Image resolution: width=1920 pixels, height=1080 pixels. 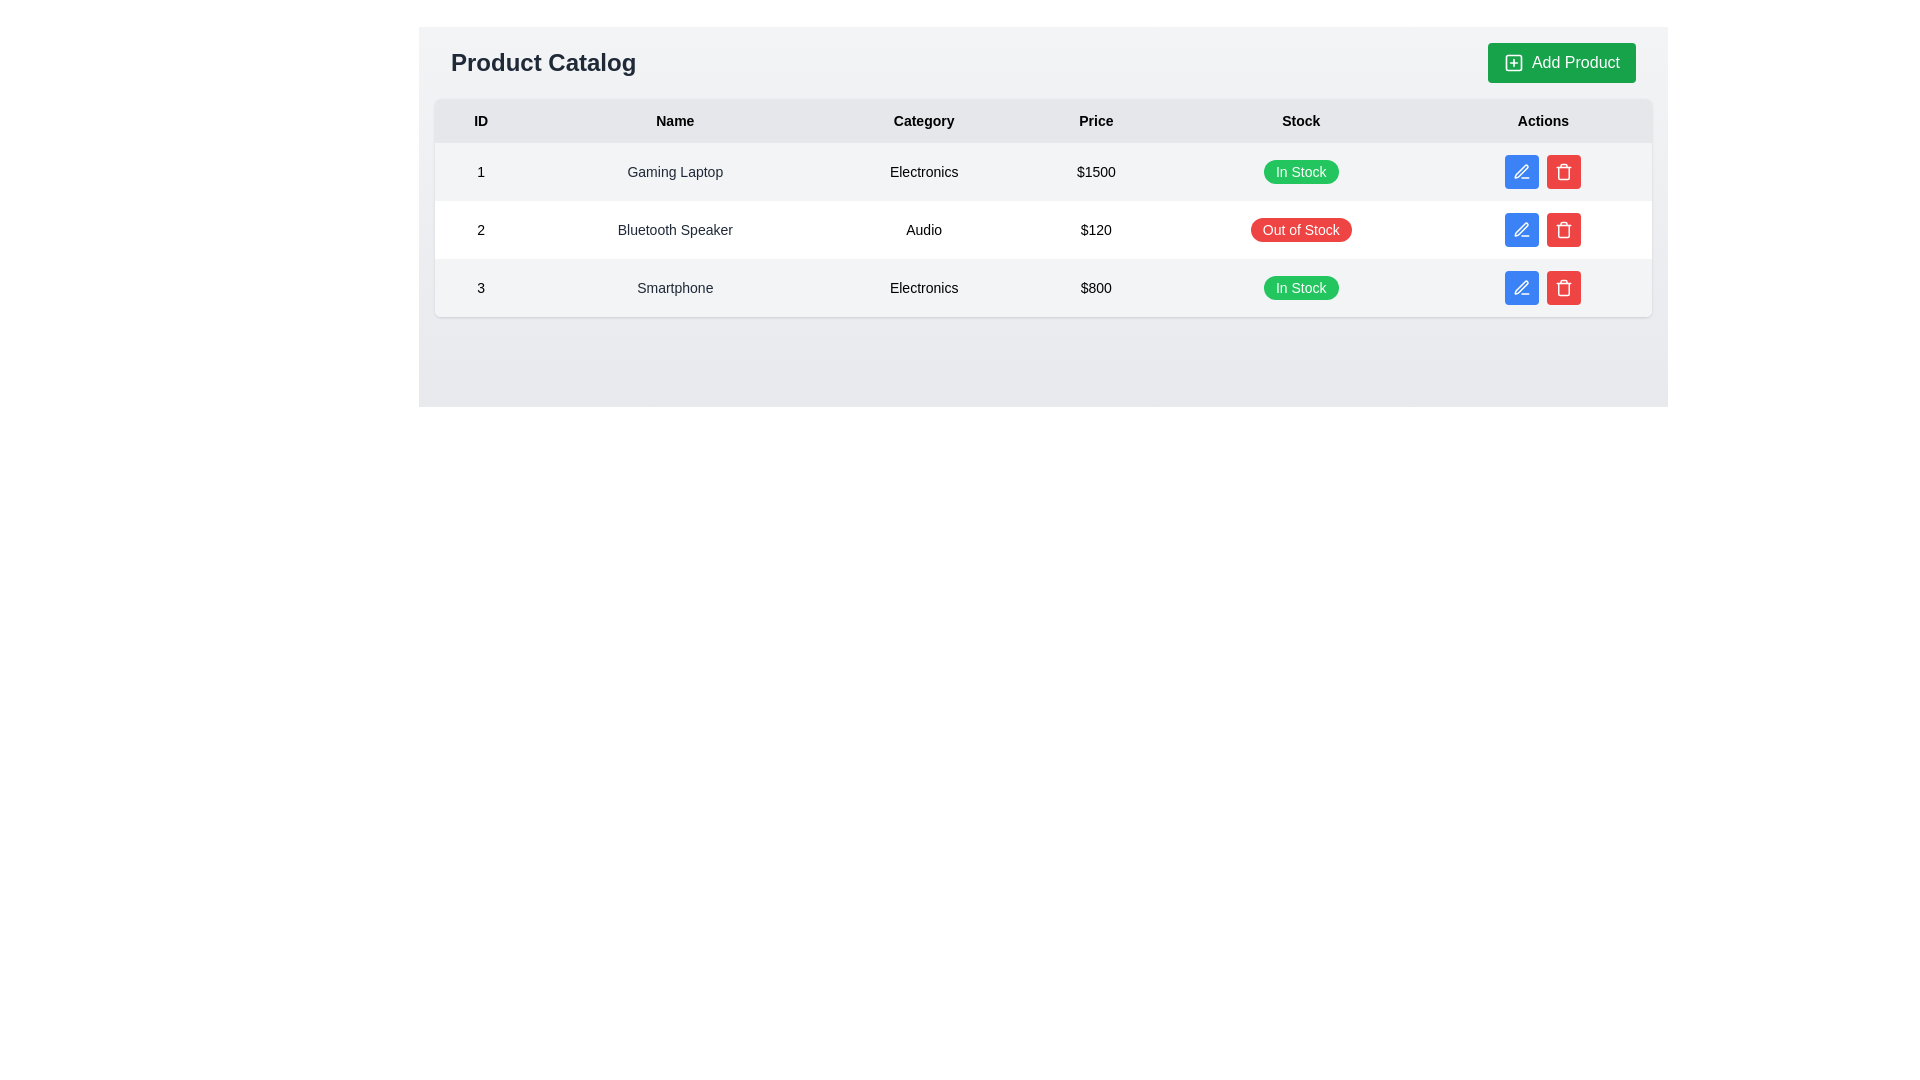 I want to click on the text displaying '$800' in the 'Price' column of the third row under '3 Smartphone Electronics', which is styled in a standard dark font and is center-aligned, so click(x=1095, y=288).